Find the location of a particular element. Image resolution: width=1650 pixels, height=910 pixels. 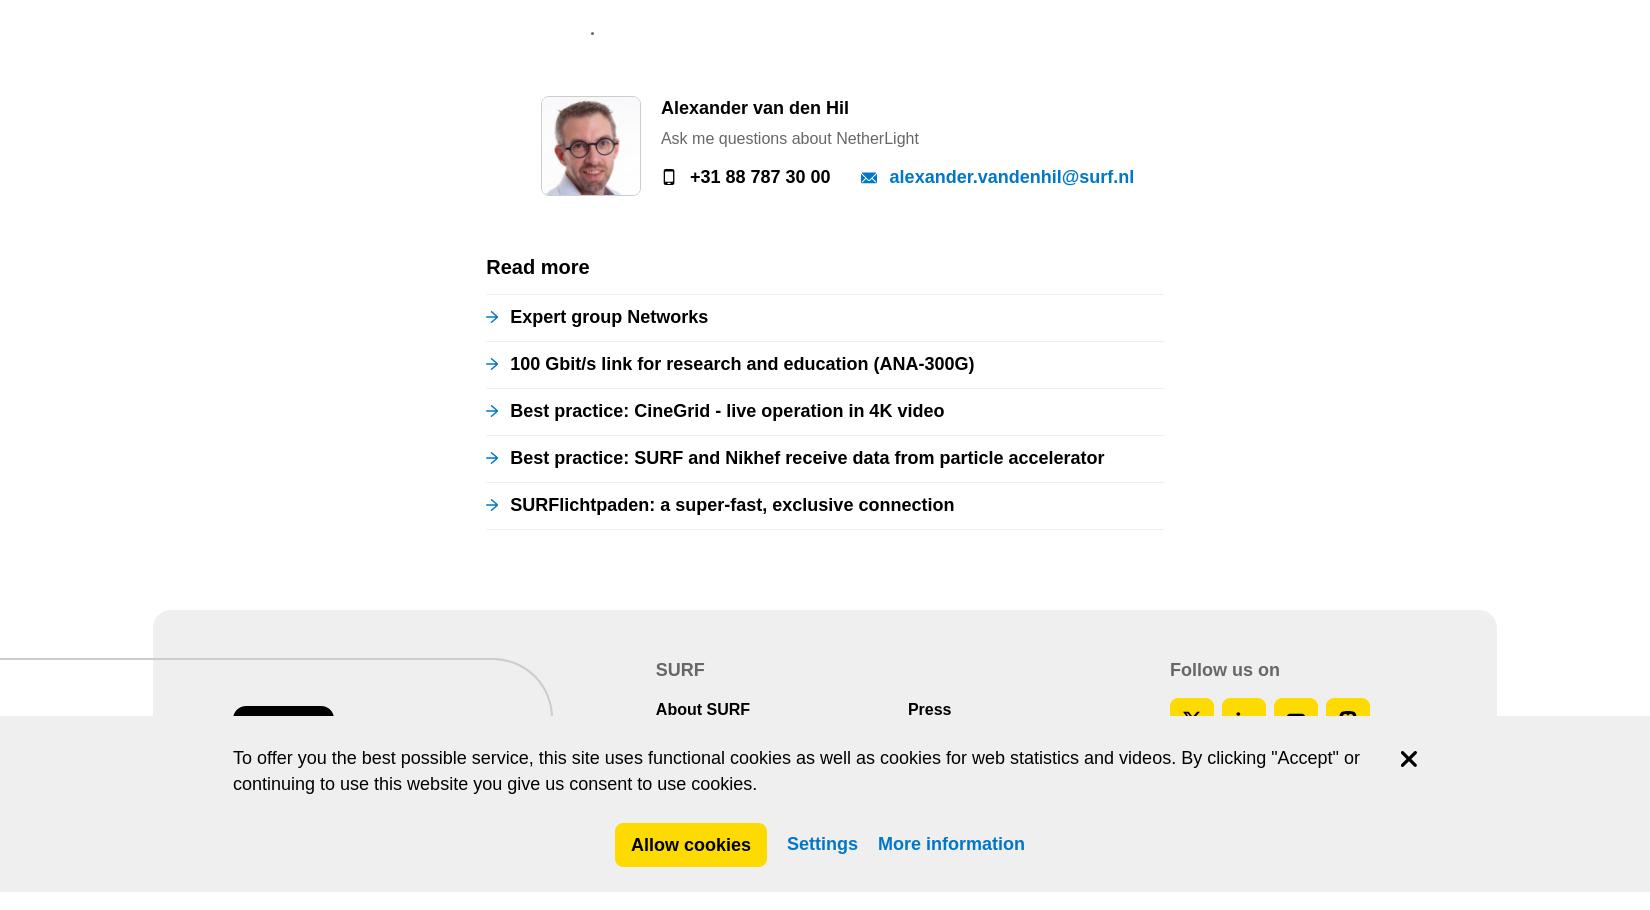

'Copyright' is located at coordinates (604, 171).